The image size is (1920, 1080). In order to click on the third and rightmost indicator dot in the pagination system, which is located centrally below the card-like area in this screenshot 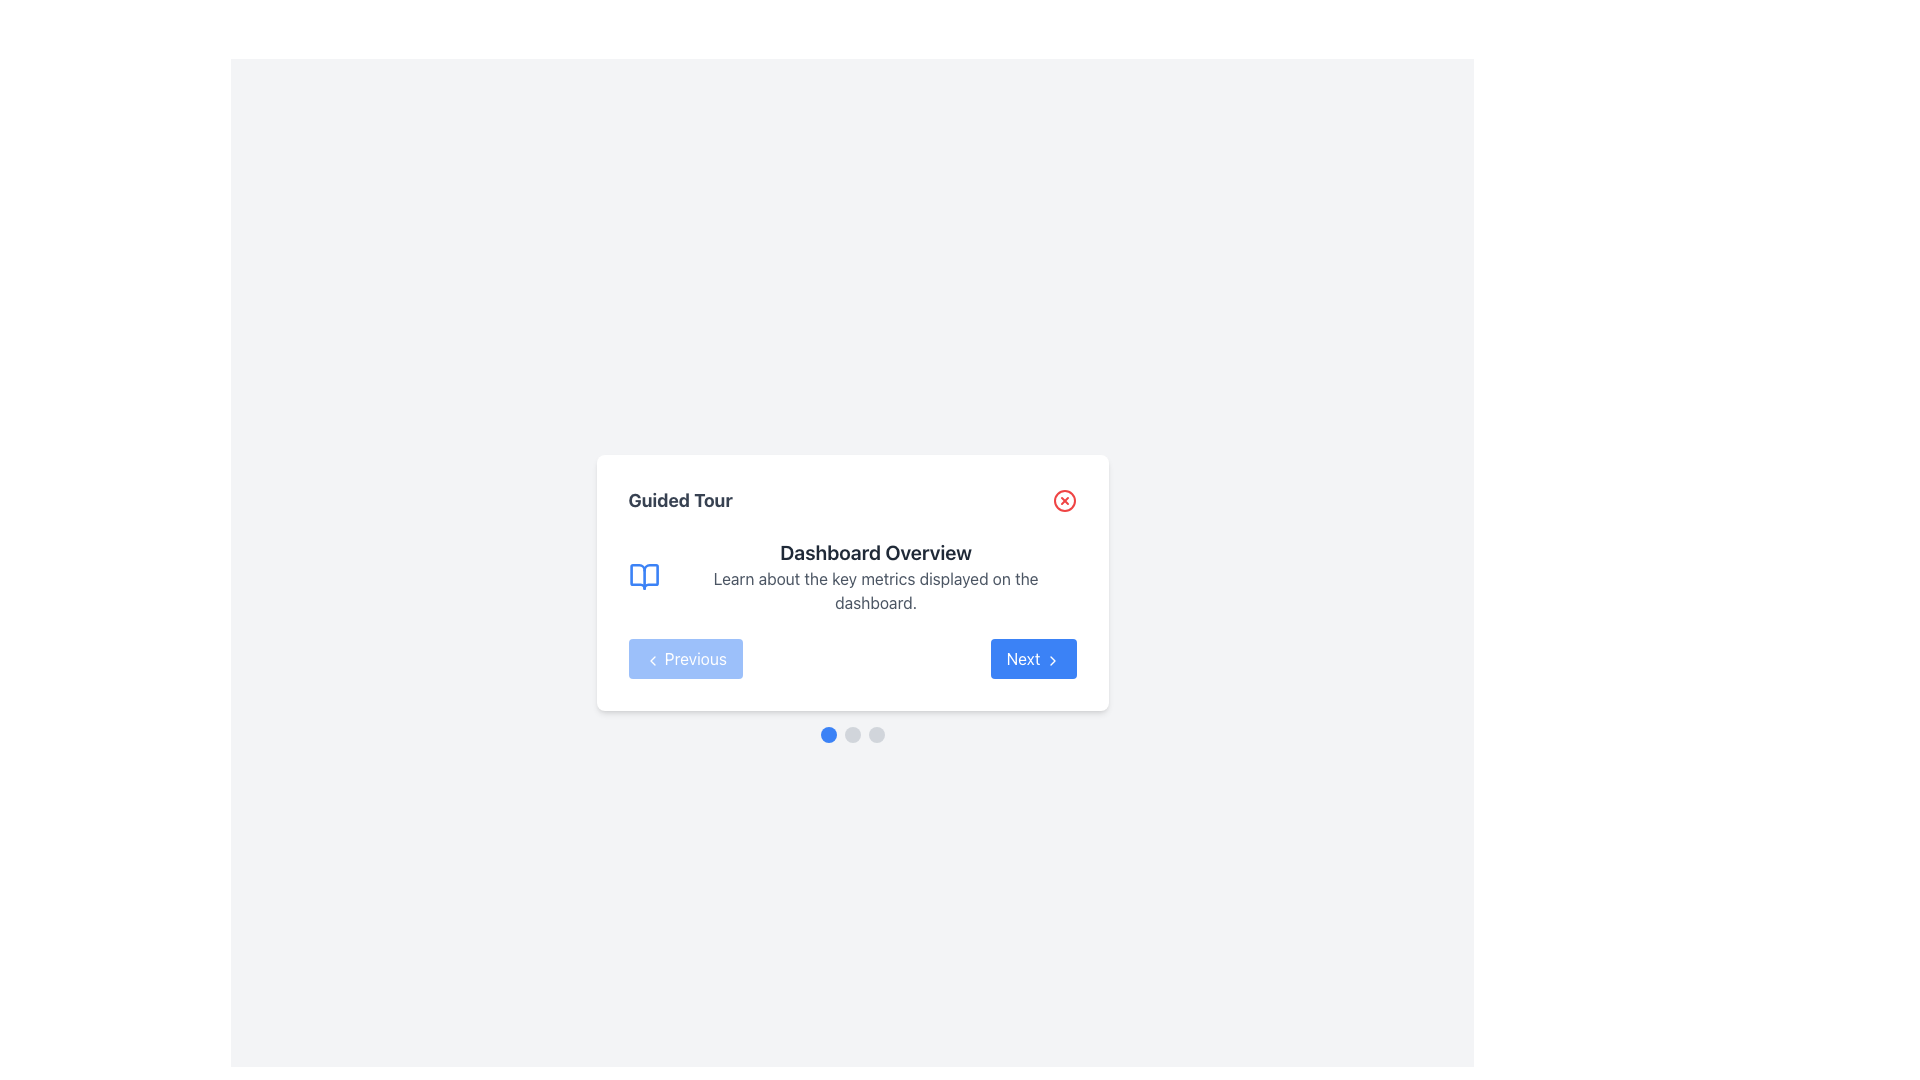, I will do `click(876, 735)`.